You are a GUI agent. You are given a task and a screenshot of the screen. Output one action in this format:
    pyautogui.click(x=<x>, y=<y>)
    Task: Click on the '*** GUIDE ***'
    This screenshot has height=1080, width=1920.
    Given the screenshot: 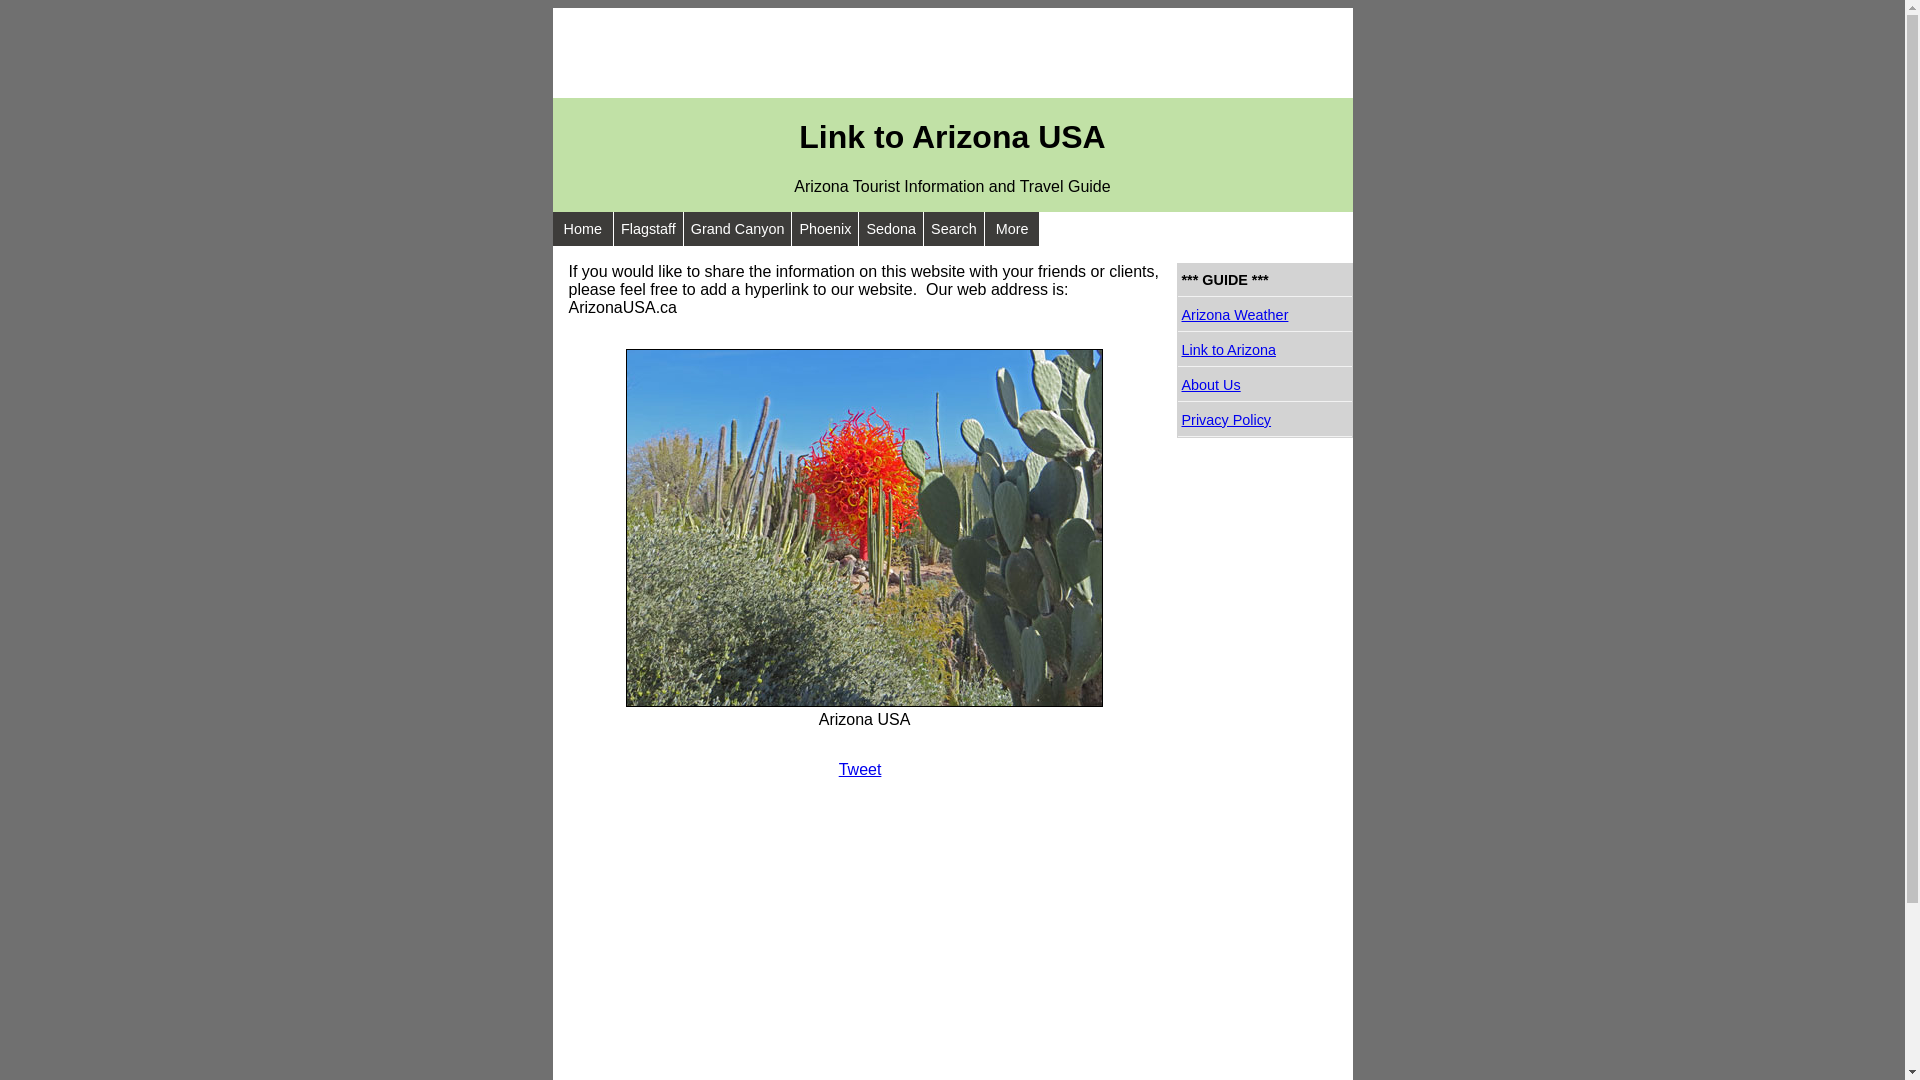 What is the action you would take?
    pyautogui.click(x=1264, y=280)
    